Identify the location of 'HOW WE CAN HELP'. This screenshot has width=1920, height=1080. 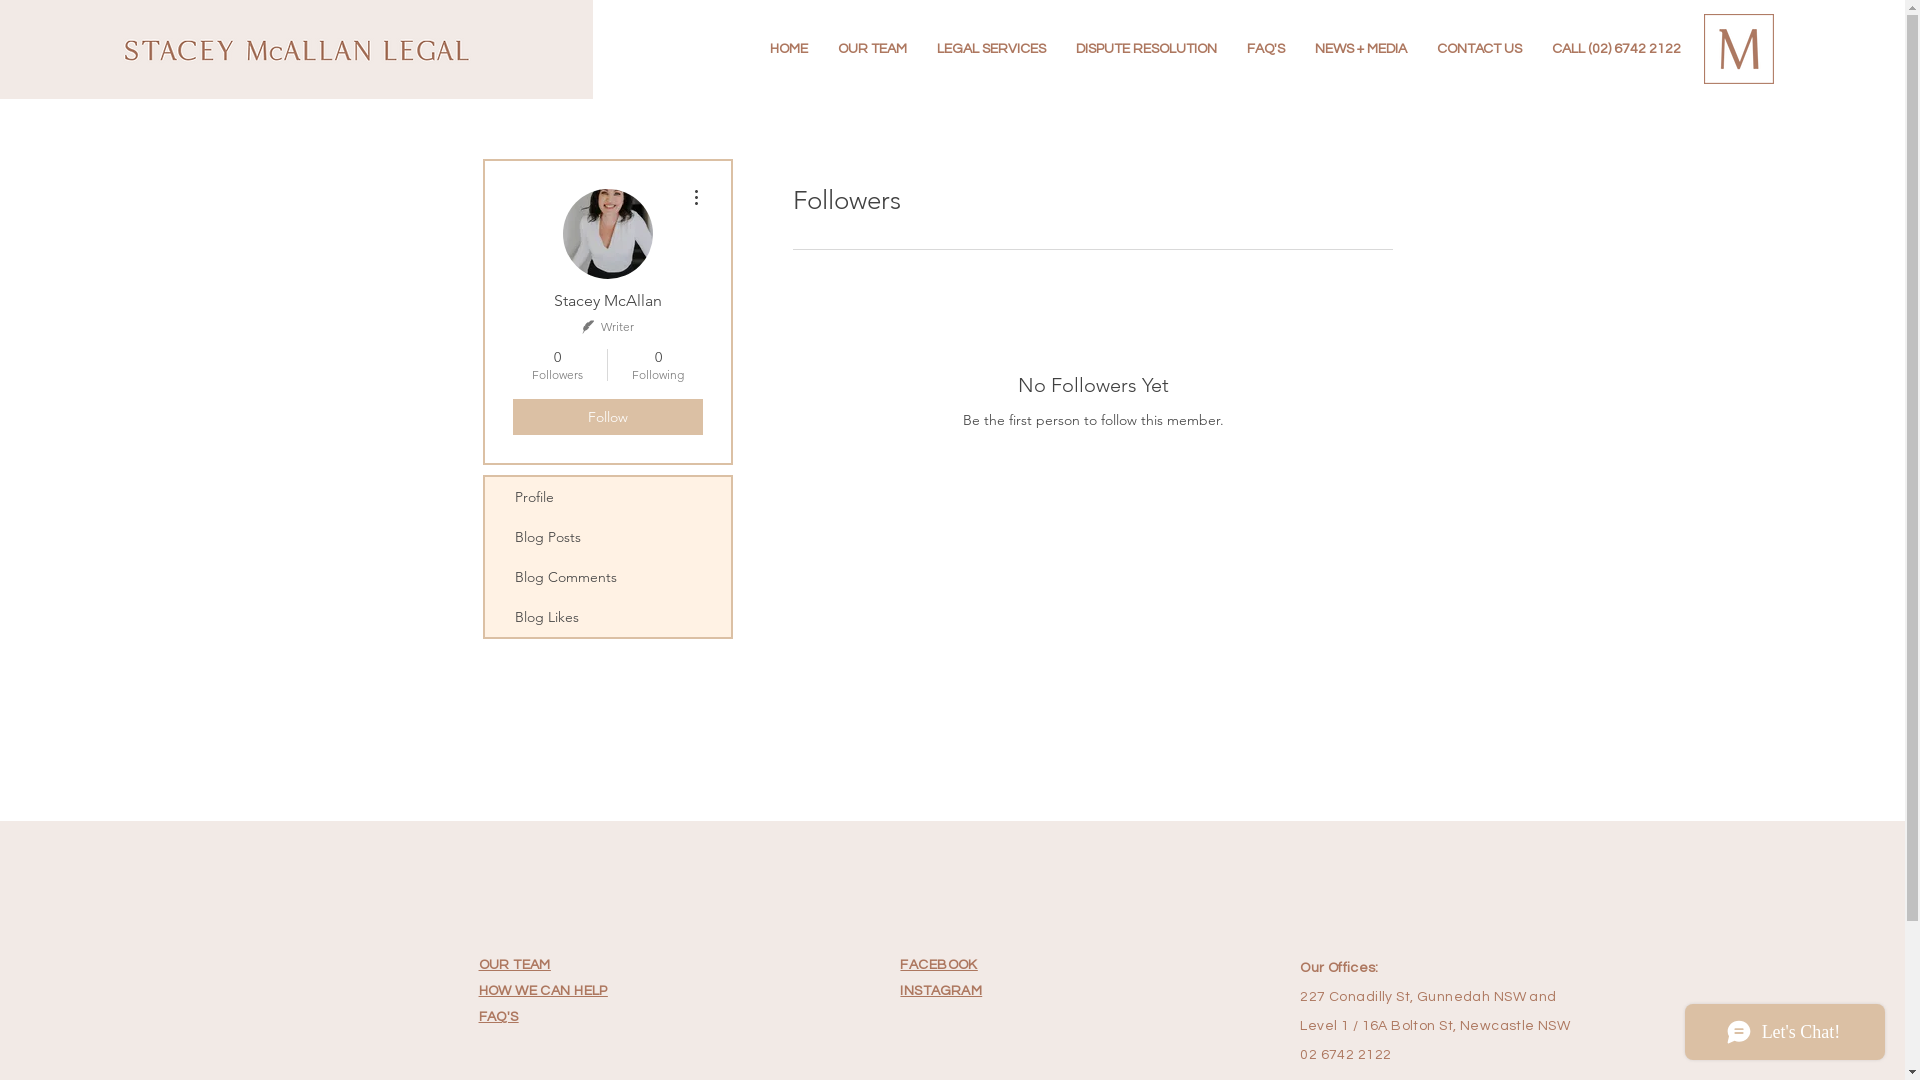
(478, 990).